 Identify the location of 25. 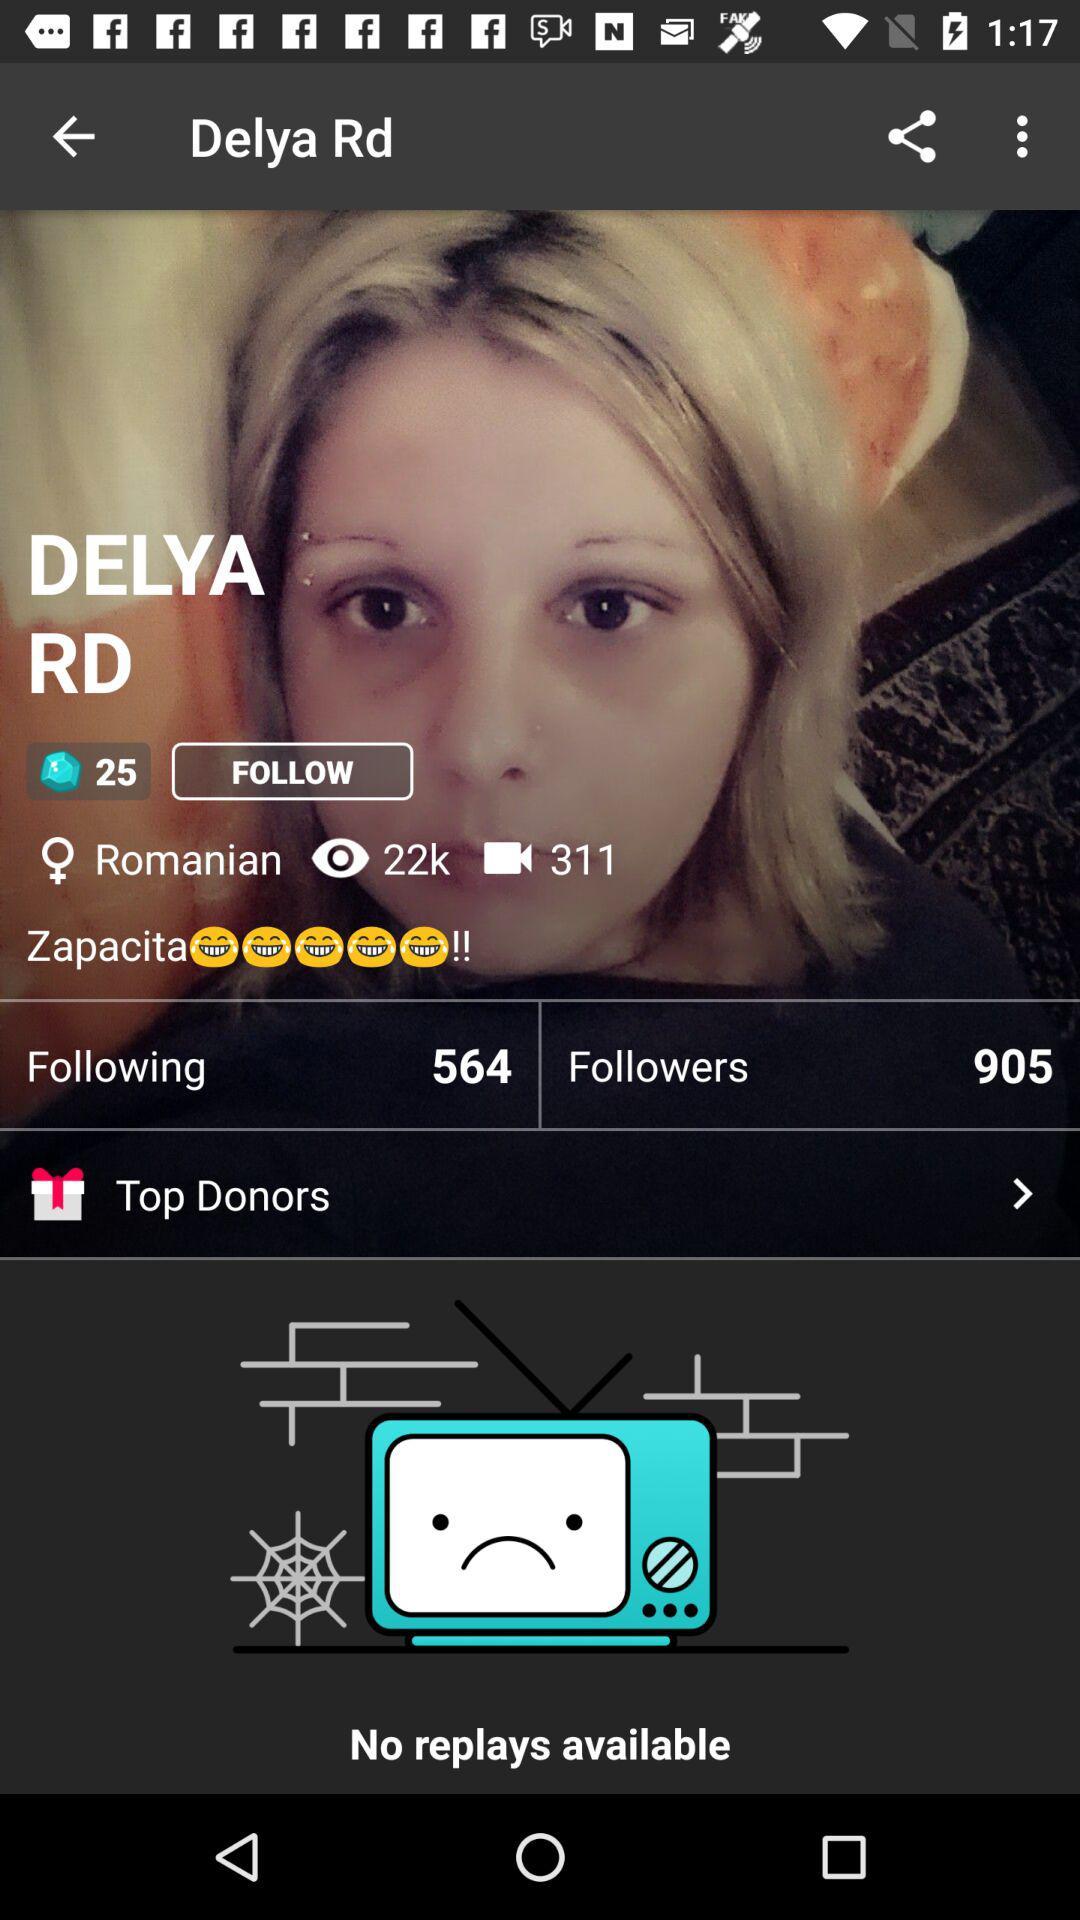
(87, 770).